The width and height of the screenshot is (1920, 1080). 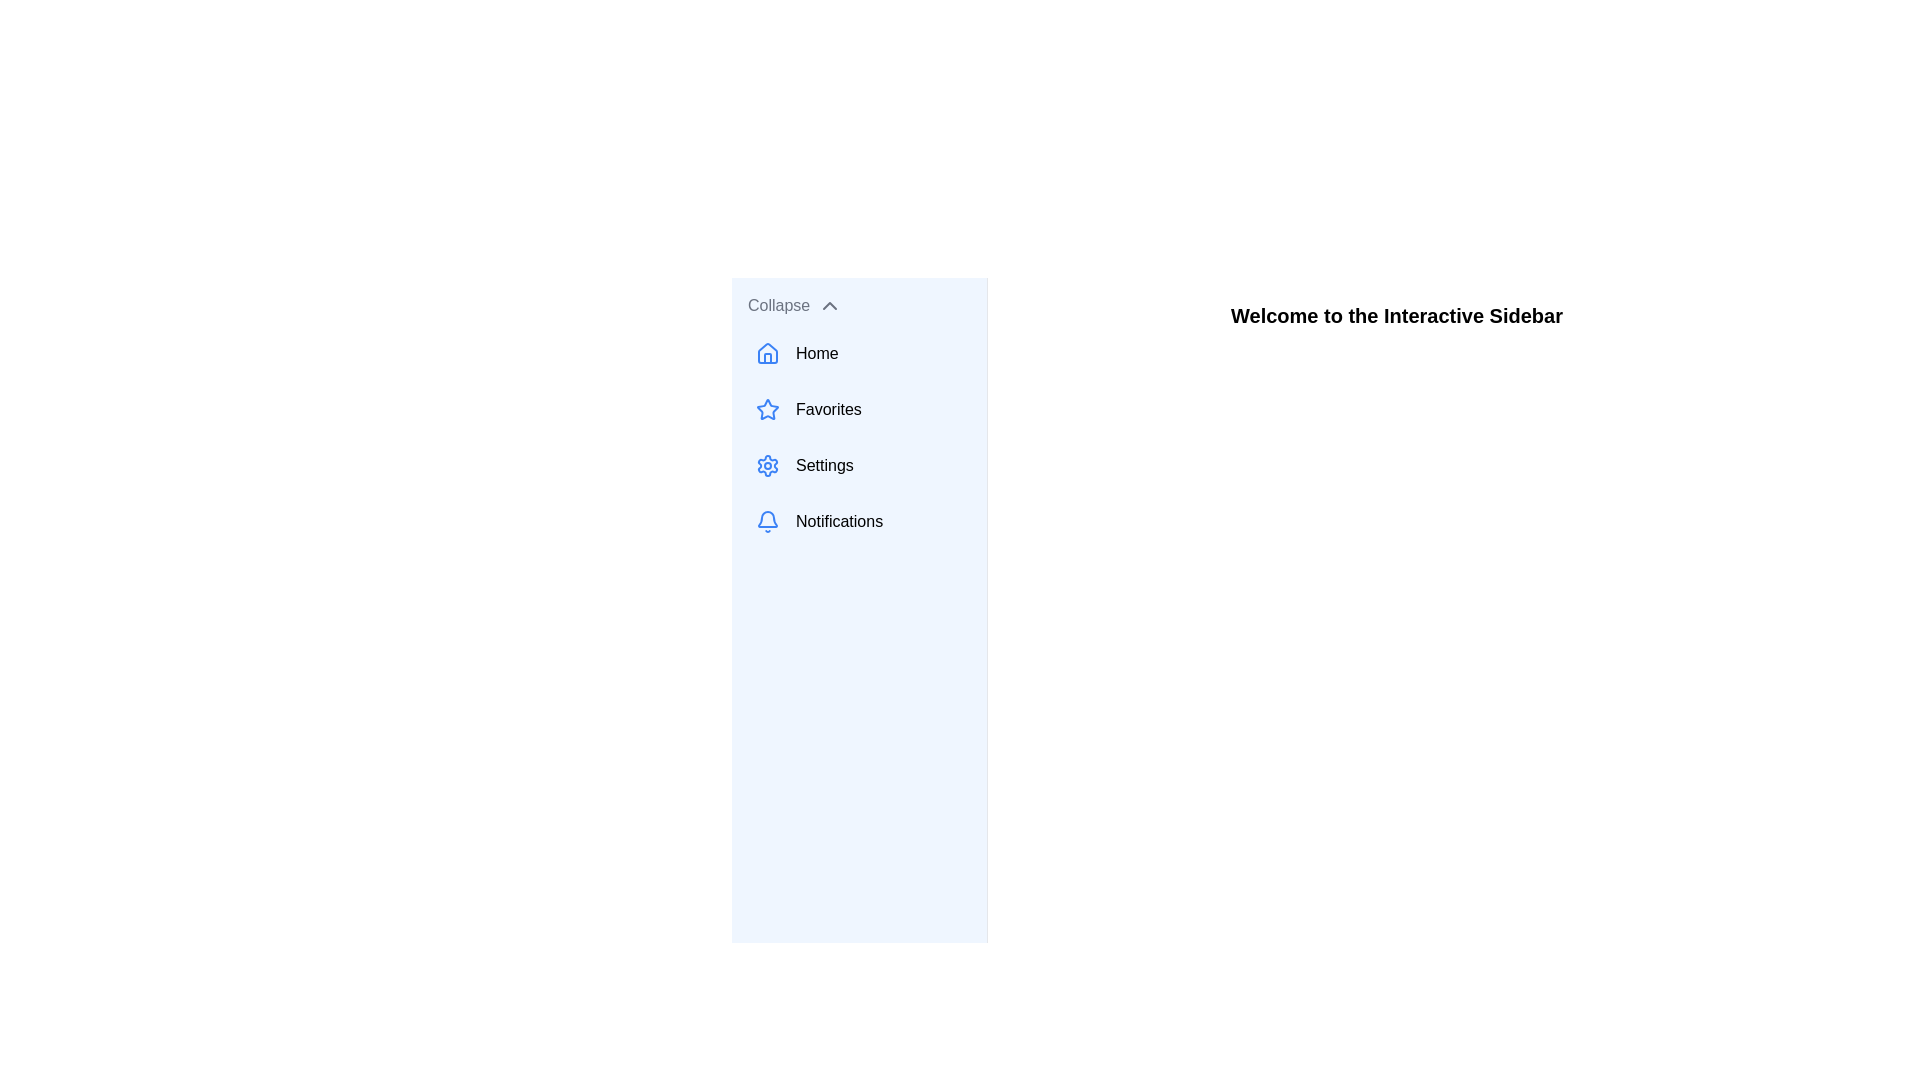 I want to click on the chevron icon located immediately to the right of the 'Collapse' text label, which serves as a toggle for the sidebar menu visibility, so click(x=830, y=305).